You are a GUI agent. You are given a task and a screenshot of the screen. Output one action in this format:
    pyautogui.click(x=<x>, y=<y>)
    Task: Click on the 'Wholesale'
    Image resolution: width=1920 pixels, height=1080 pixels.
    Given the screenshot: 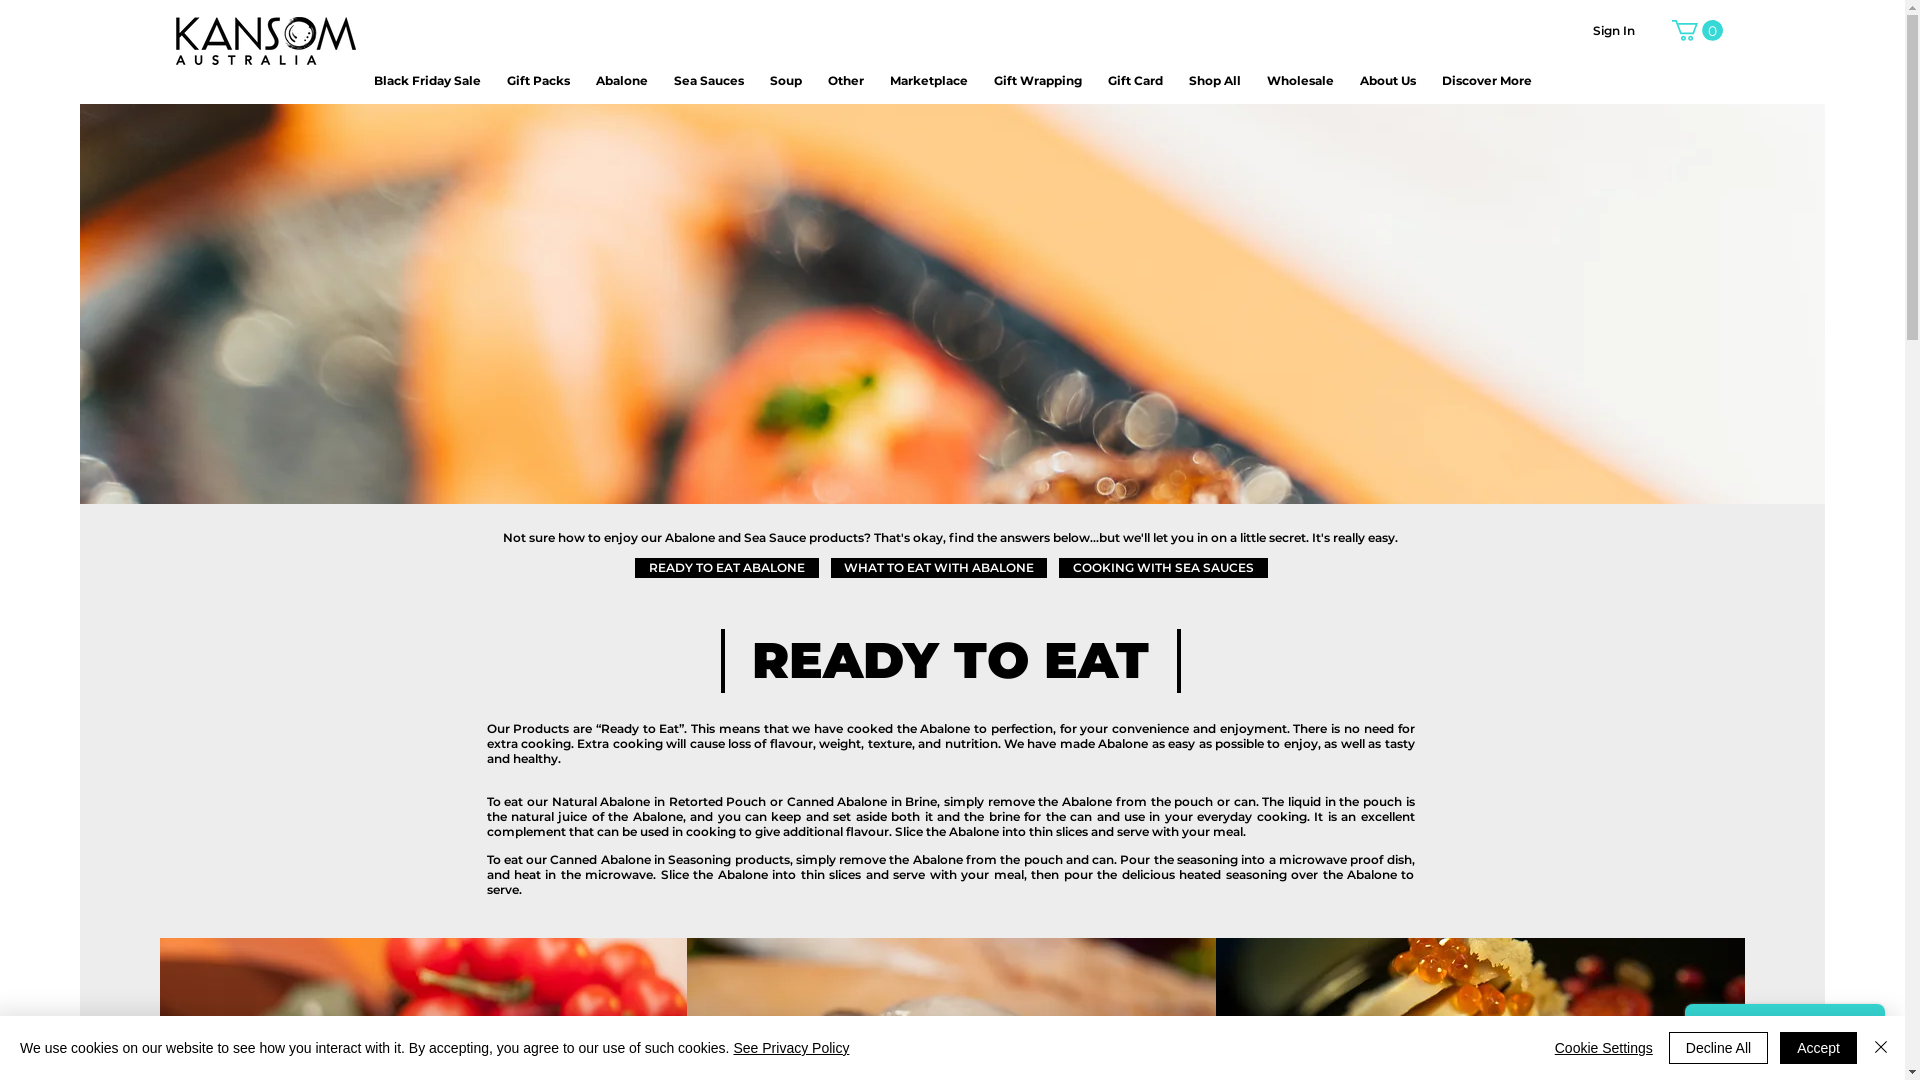 What is the action you would take?
    pyautogui.click(x=1299, y=79)
    